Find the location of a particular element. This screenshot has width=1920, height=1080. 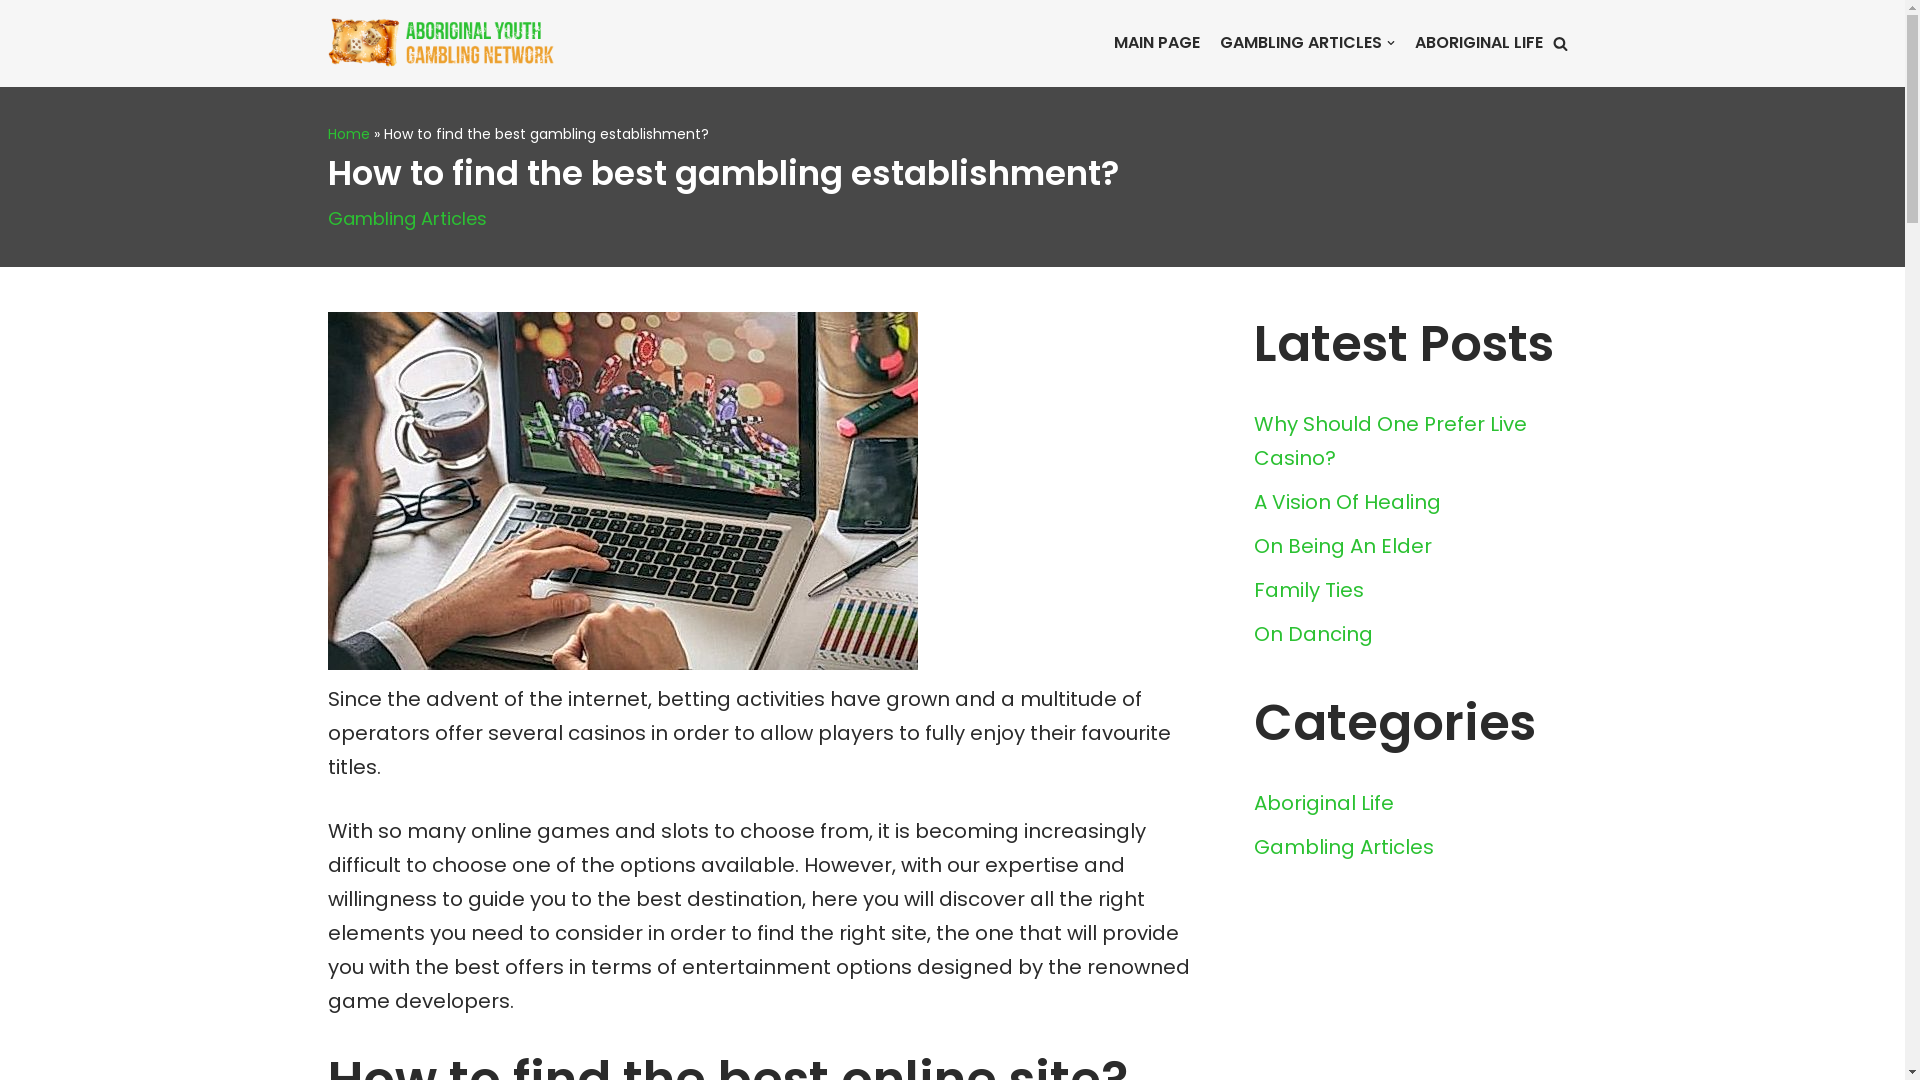

'On Dancing' is located at coordinates (1313, 633).